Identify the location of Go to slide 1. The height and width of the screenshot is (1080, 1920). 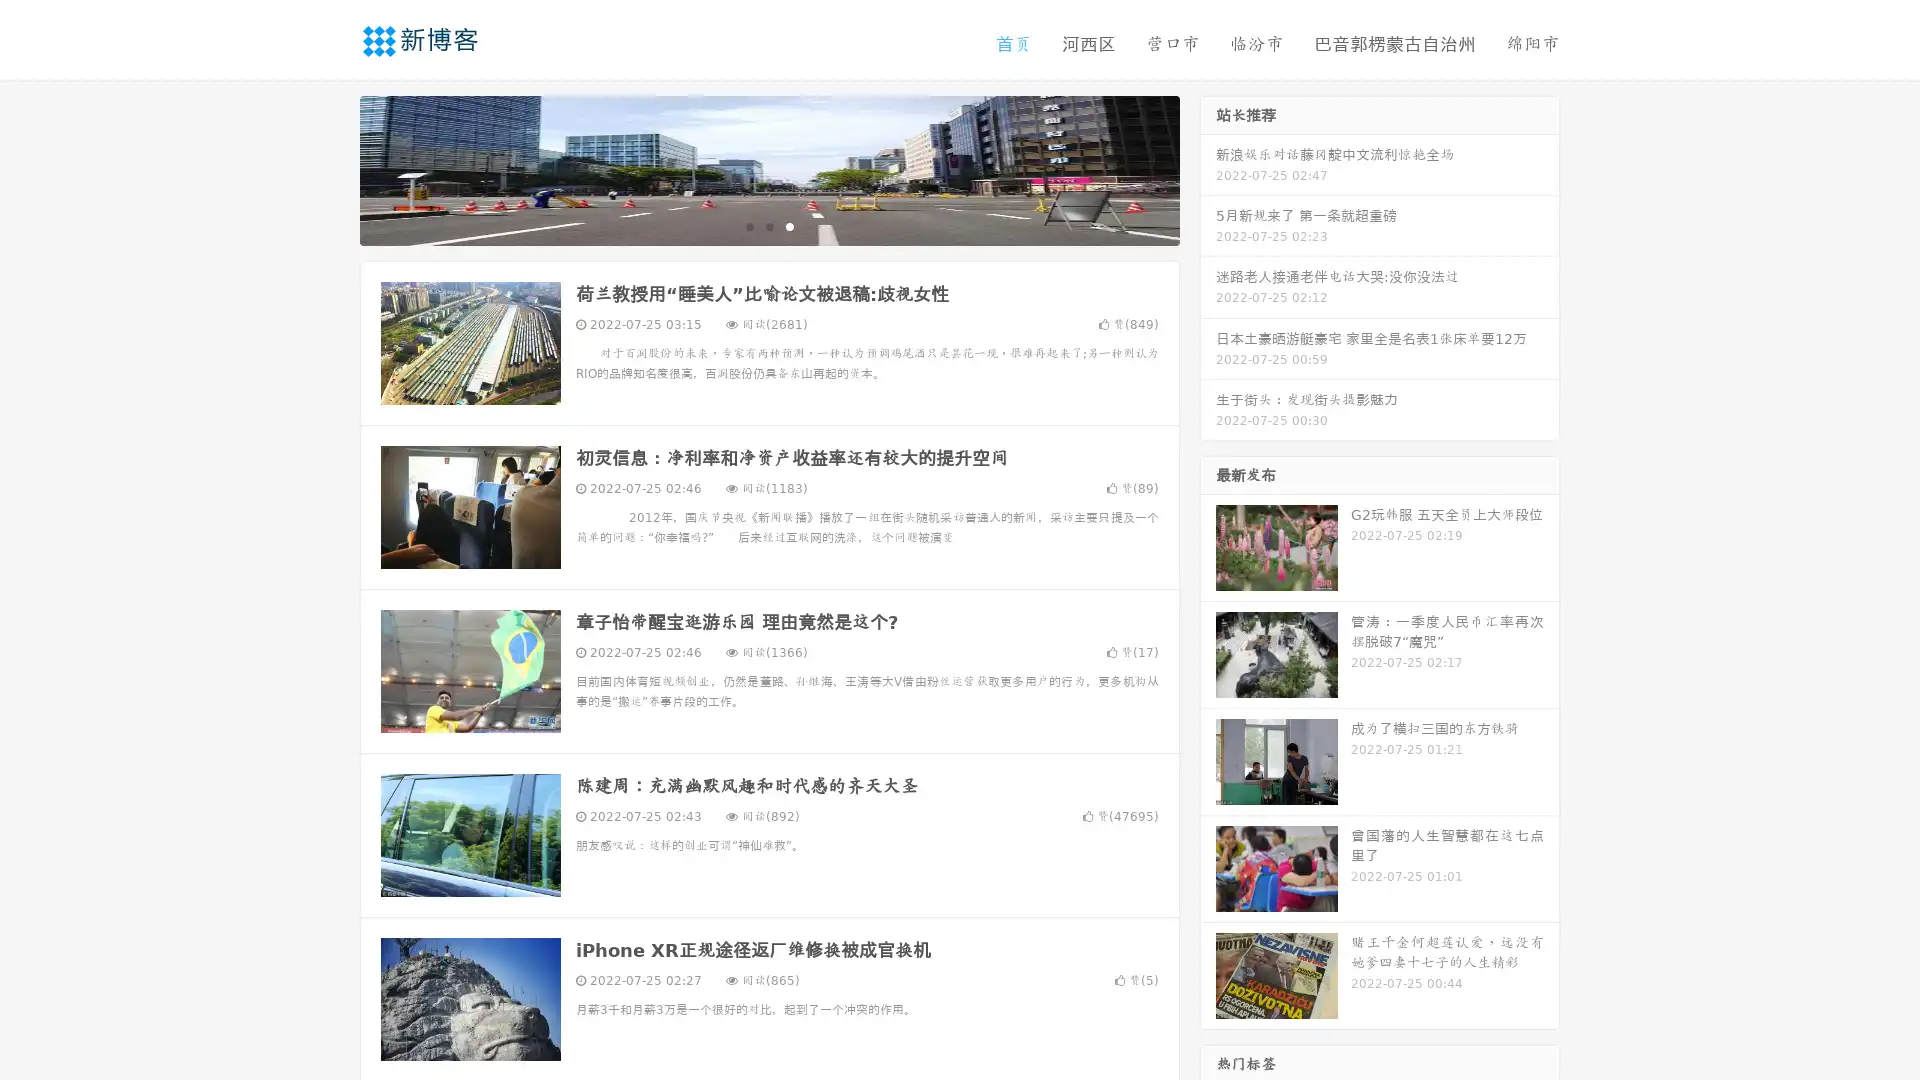
(748, 225).